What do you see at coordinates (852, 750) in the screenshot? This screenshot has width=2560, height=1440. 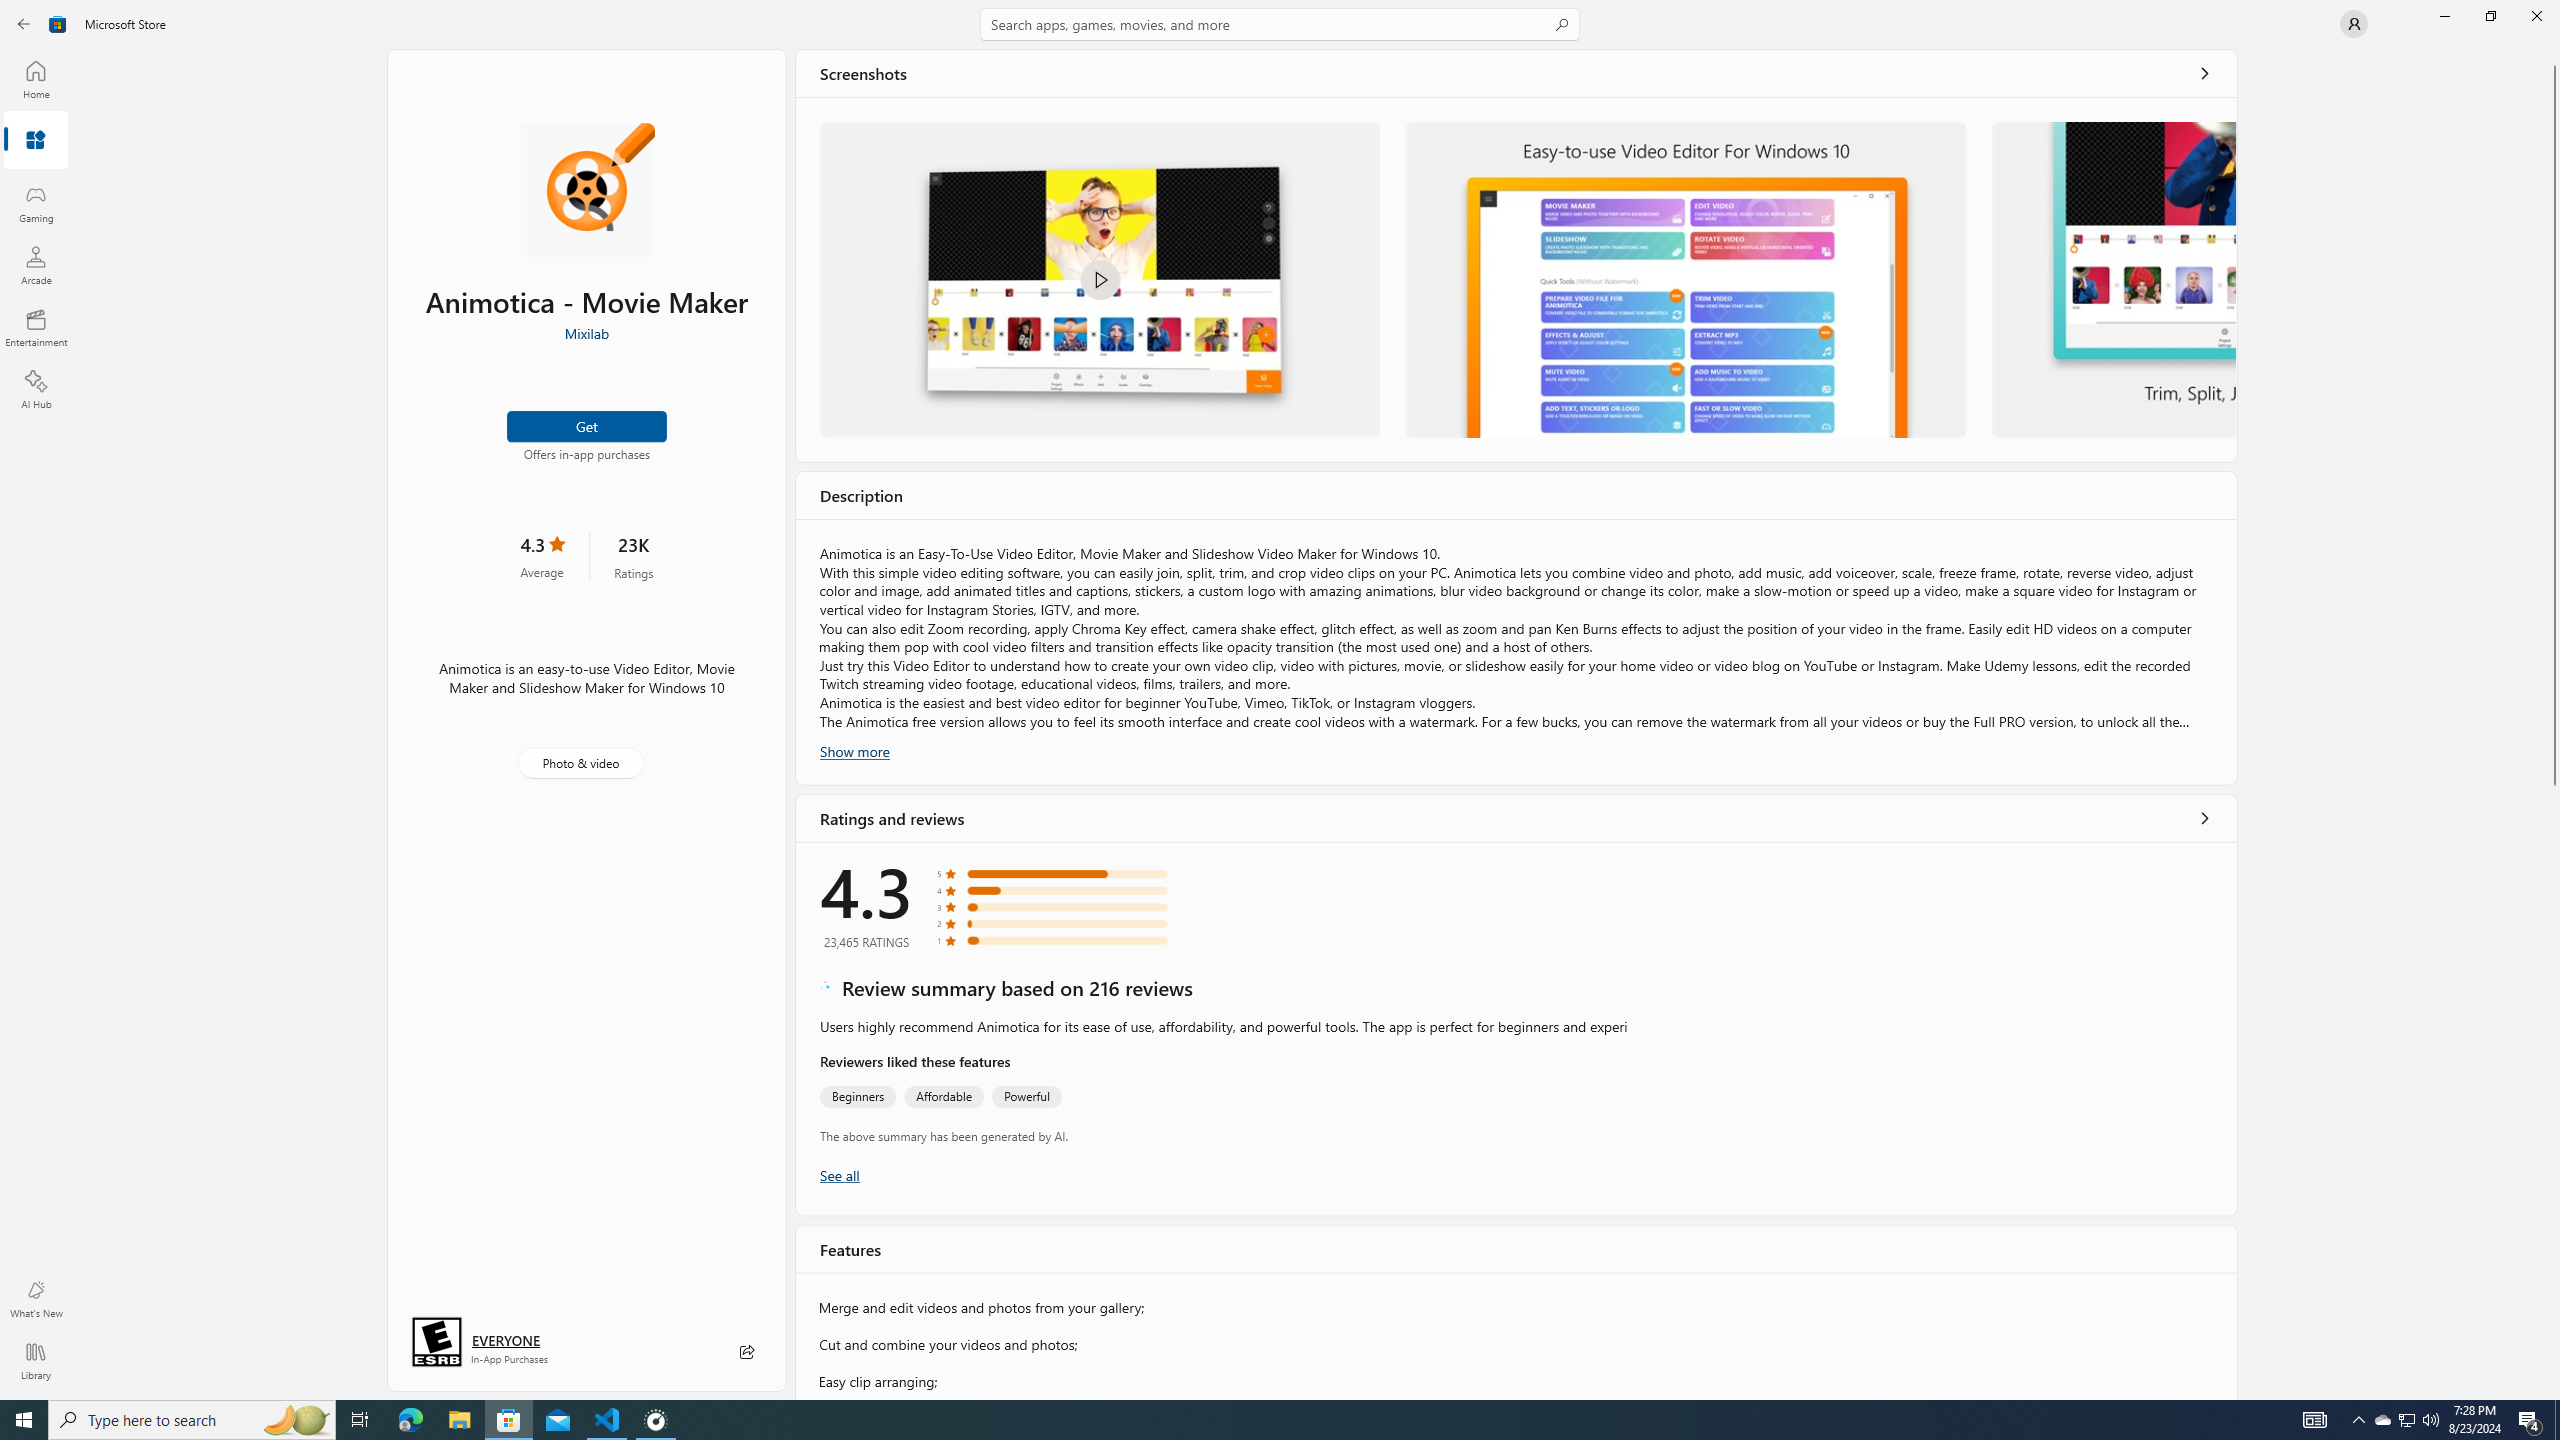 I see `'Show more'` at bounding box center [852, 750].